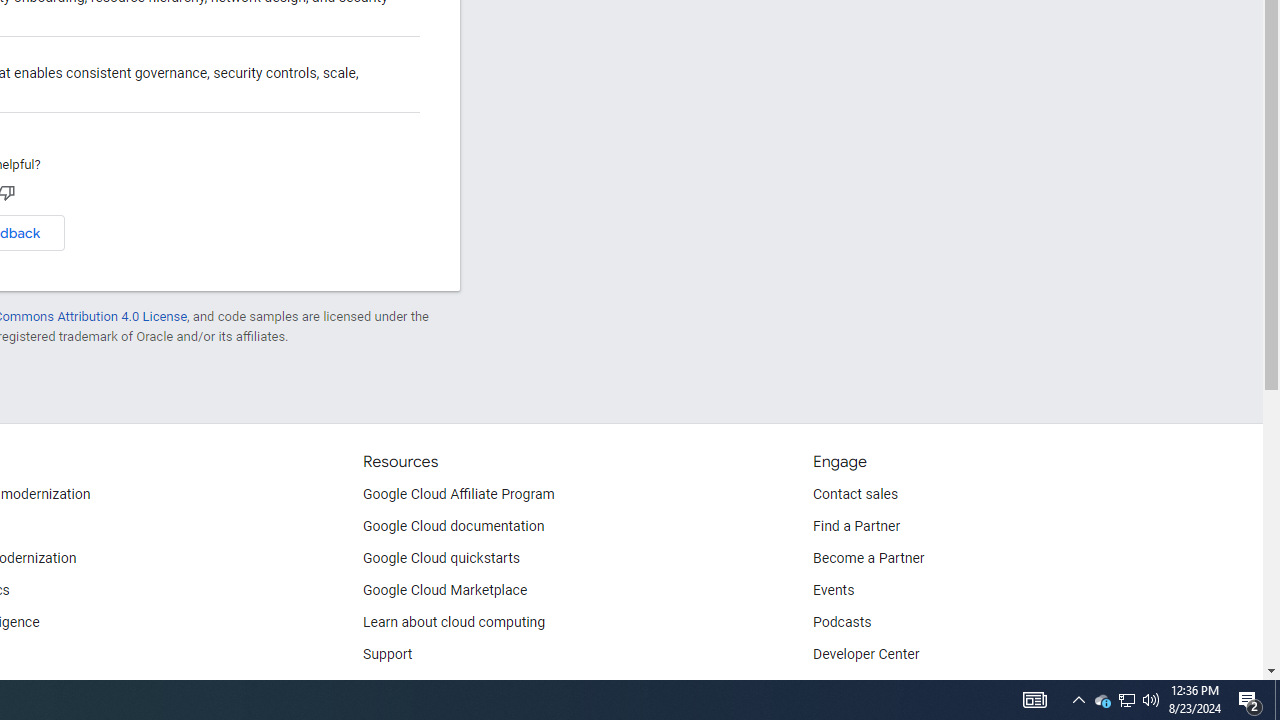  I want to click on 'Support', so click(388, 655).